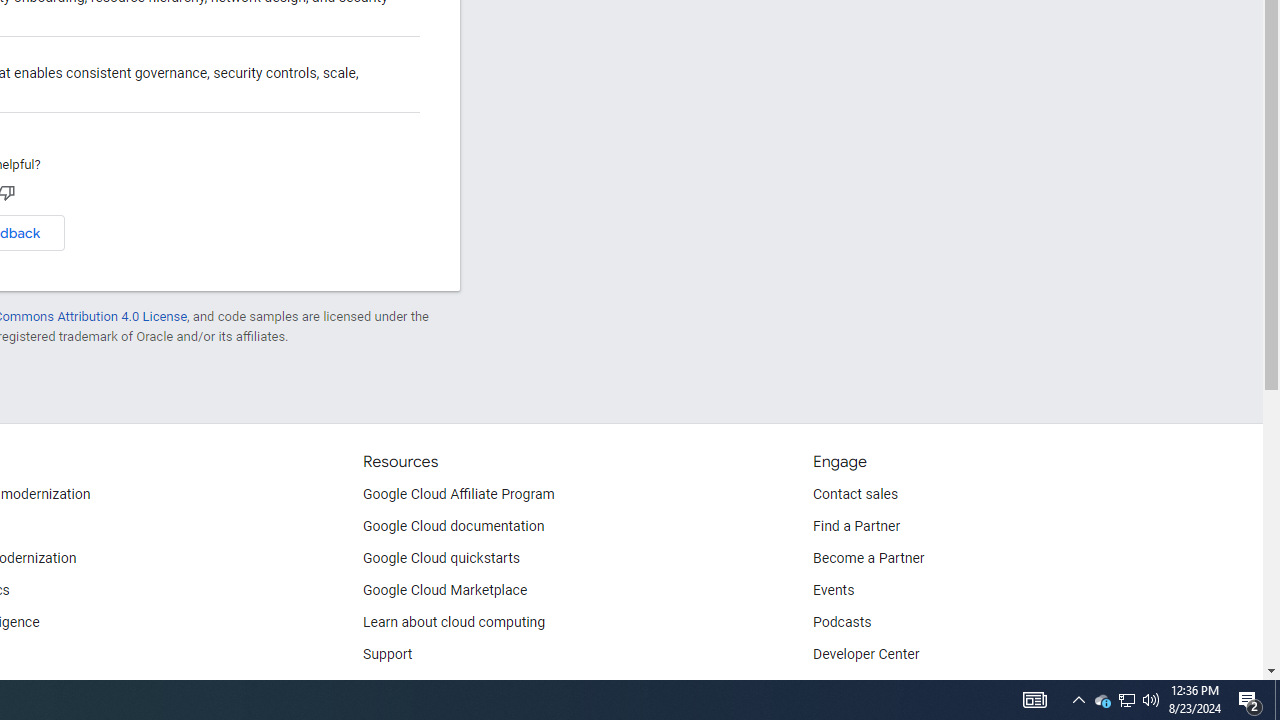  I want to click on 'Support', so click(388, 655).